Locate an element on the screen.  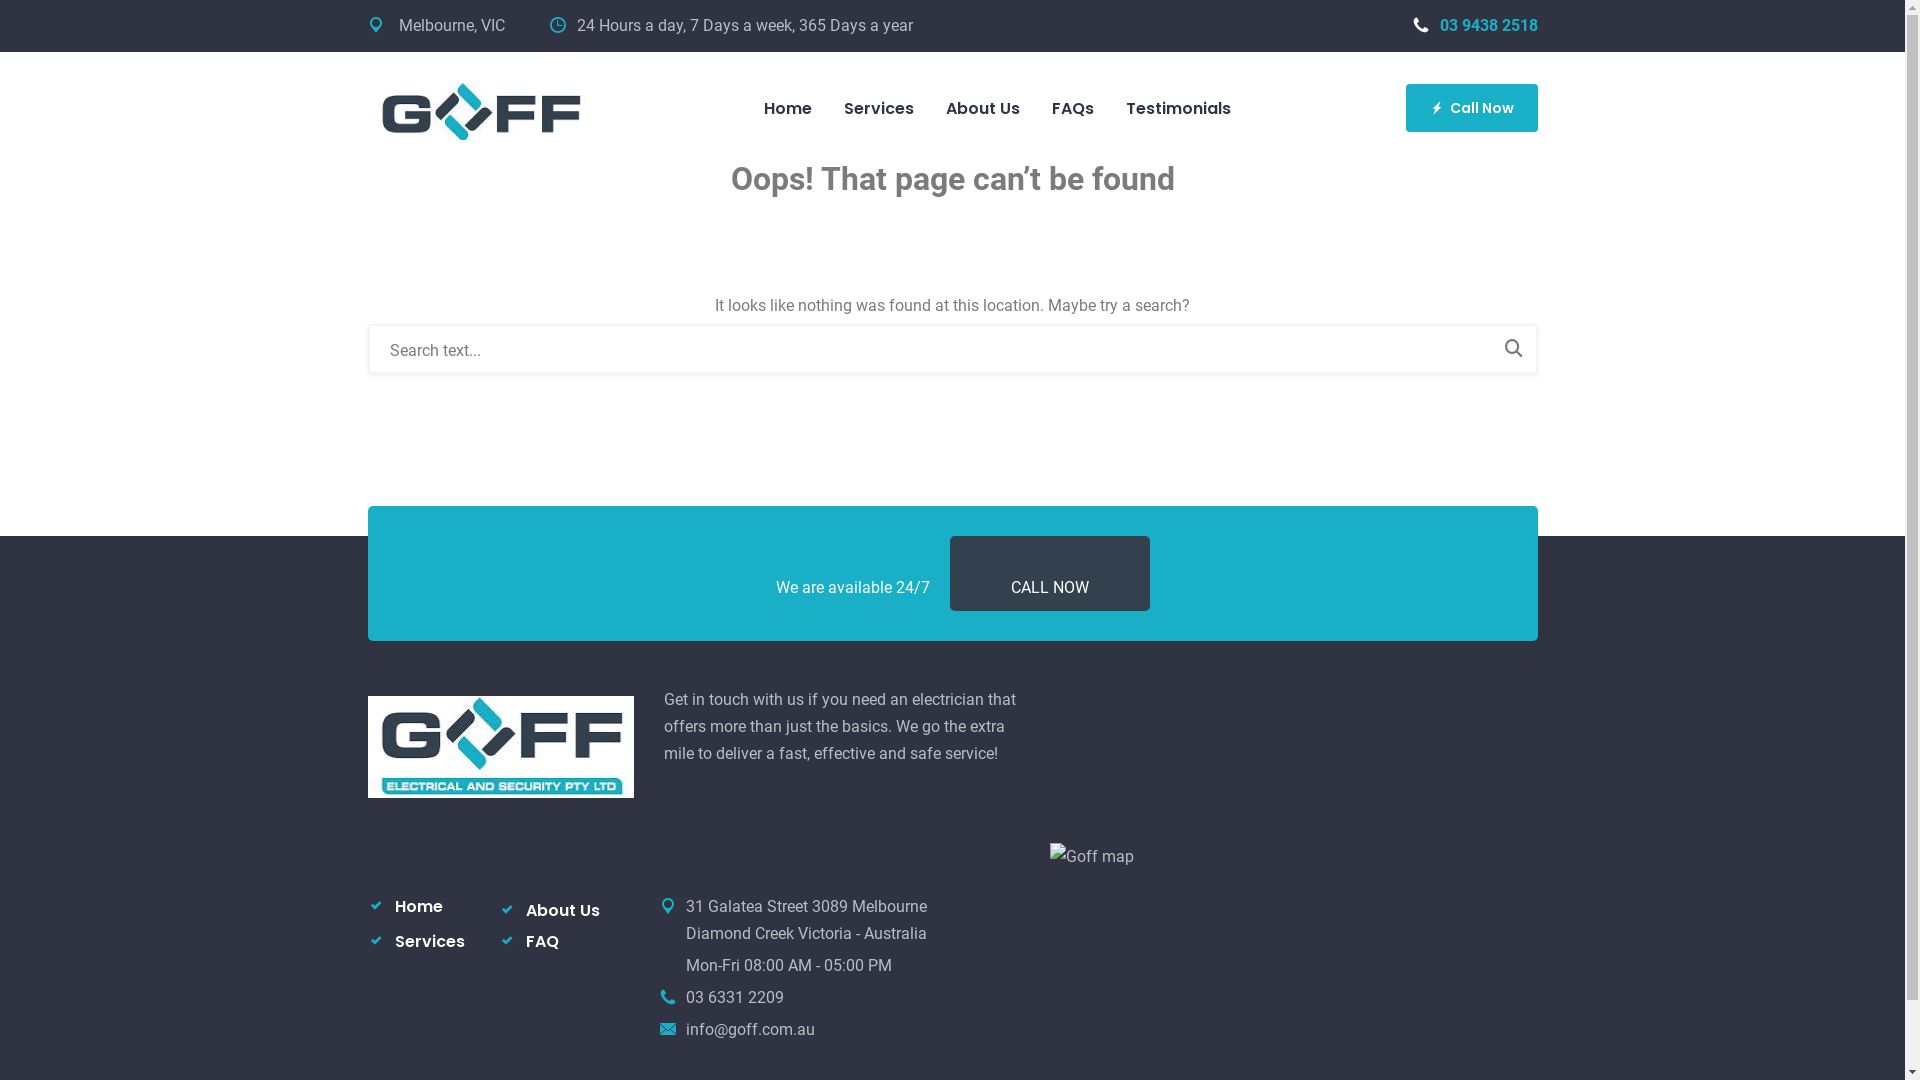
'FAQ' is located at coordinates (542, 941).